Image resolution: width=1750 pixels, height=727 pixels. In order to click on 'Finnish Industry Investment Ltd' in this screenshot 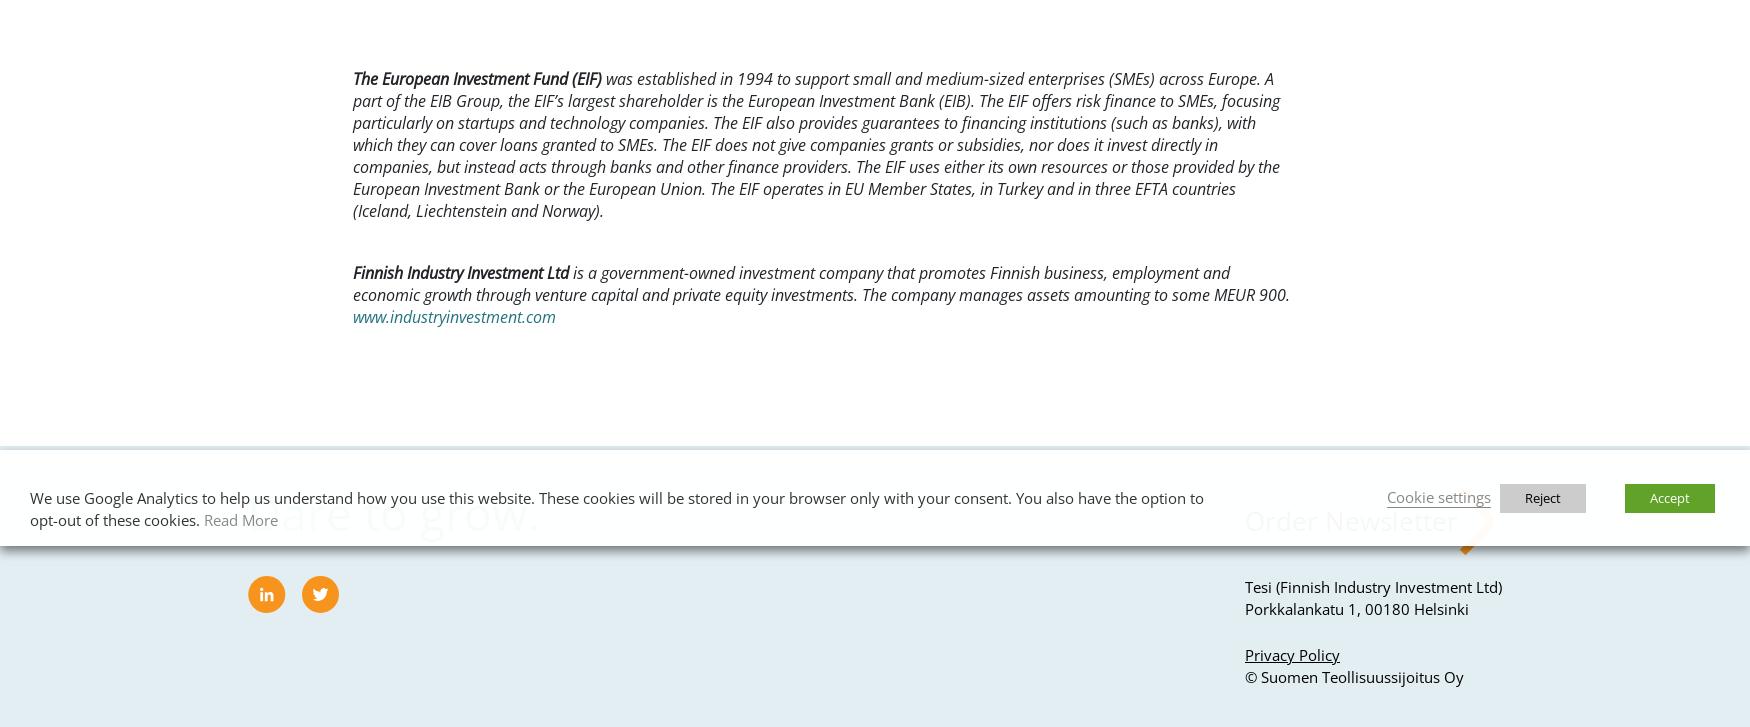, I will do `click(460, 272)`.